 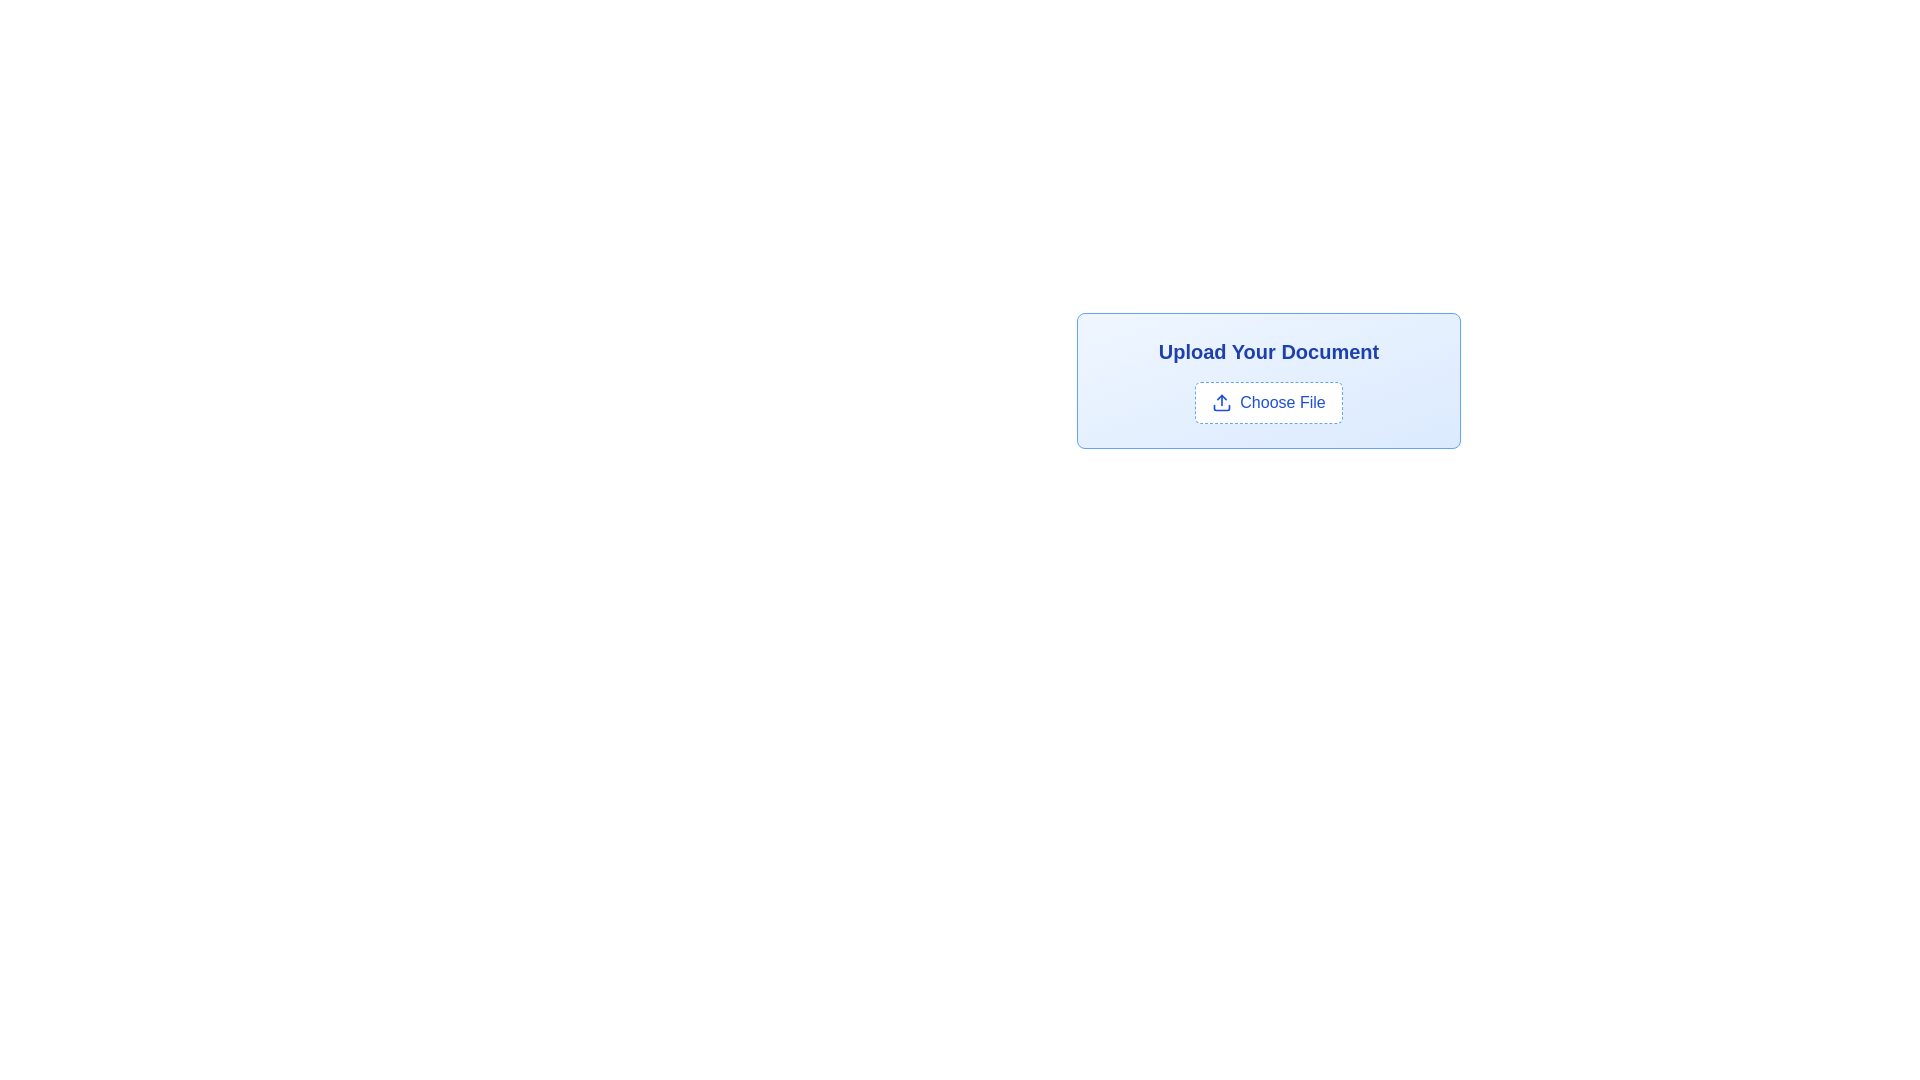 What do you see at coordinates (1267, 381) in the screenshot?
I see `the button that facilitates the uploading of files, located beneath the 'Upload Your Document' text` at bounding box center [1267, 381].